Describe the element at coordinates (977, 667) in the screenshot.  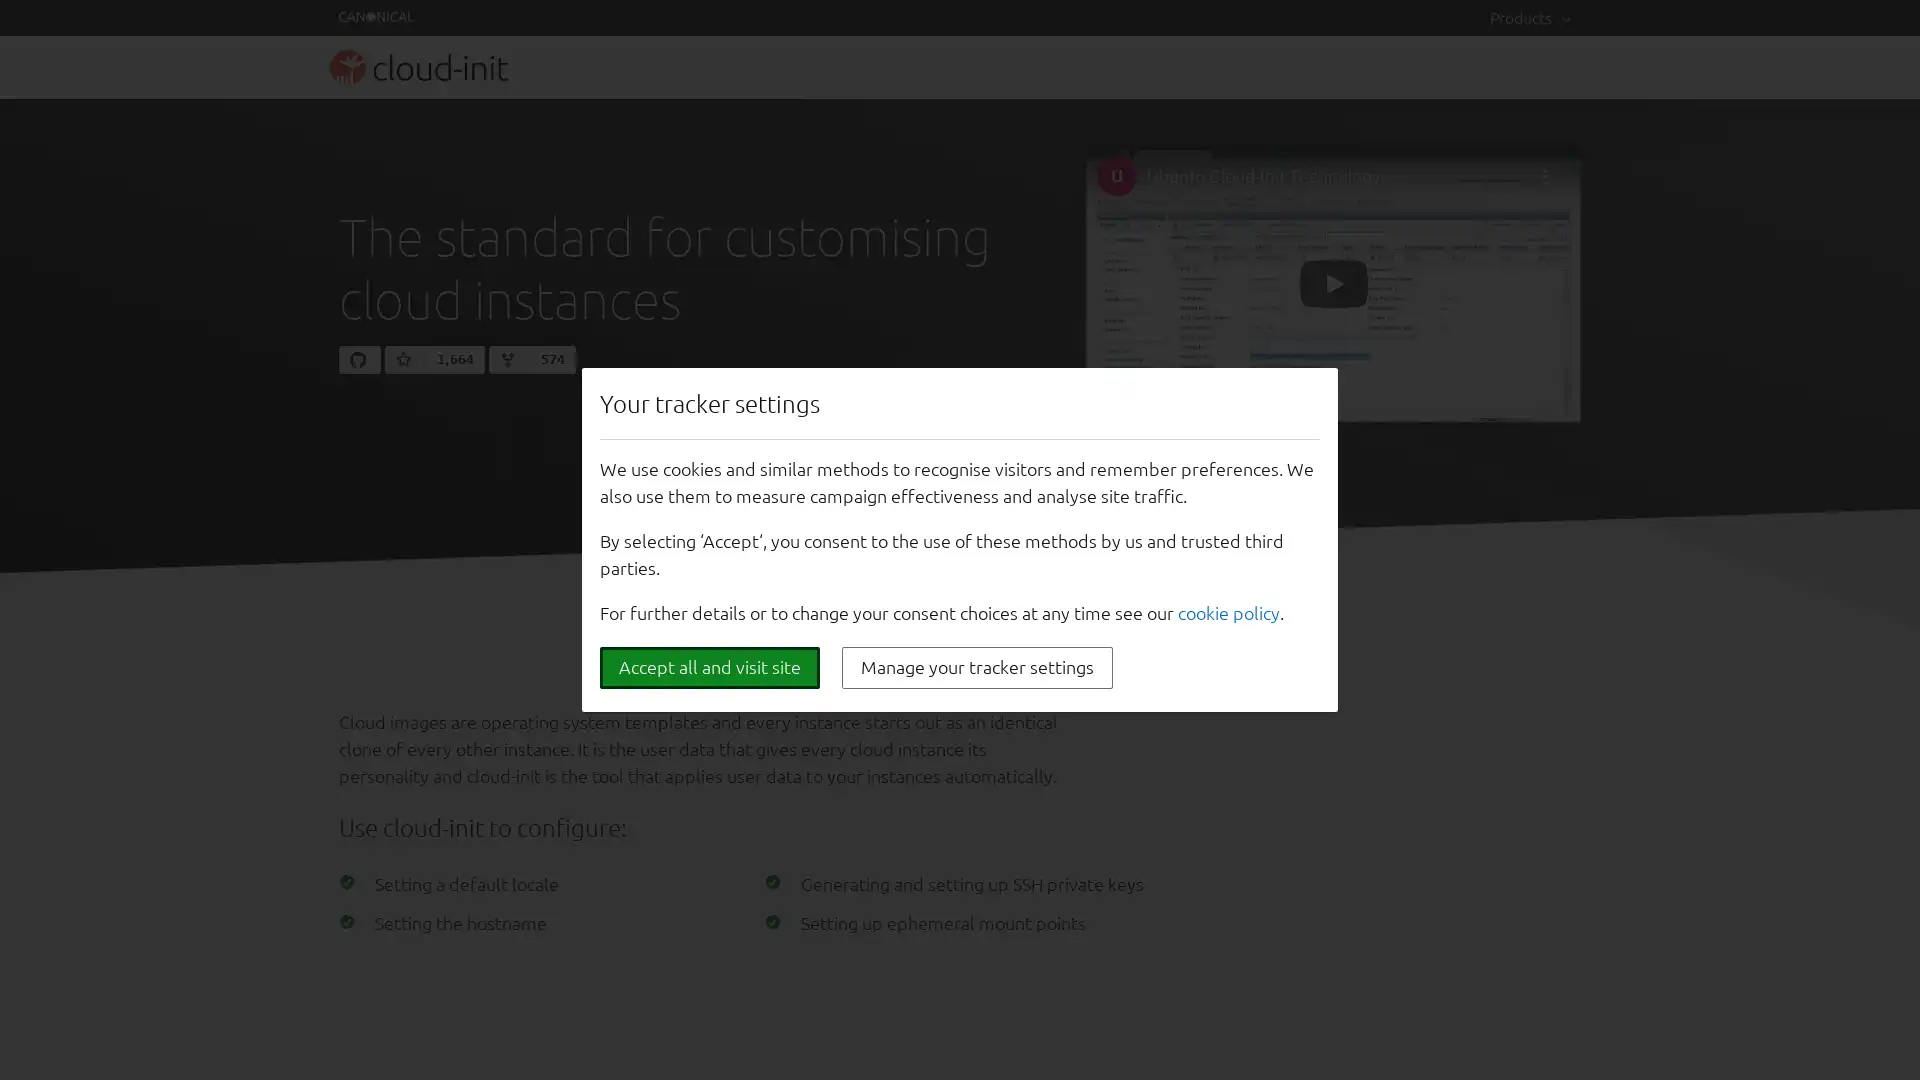
I see `Manage your tracker settings` at that location.